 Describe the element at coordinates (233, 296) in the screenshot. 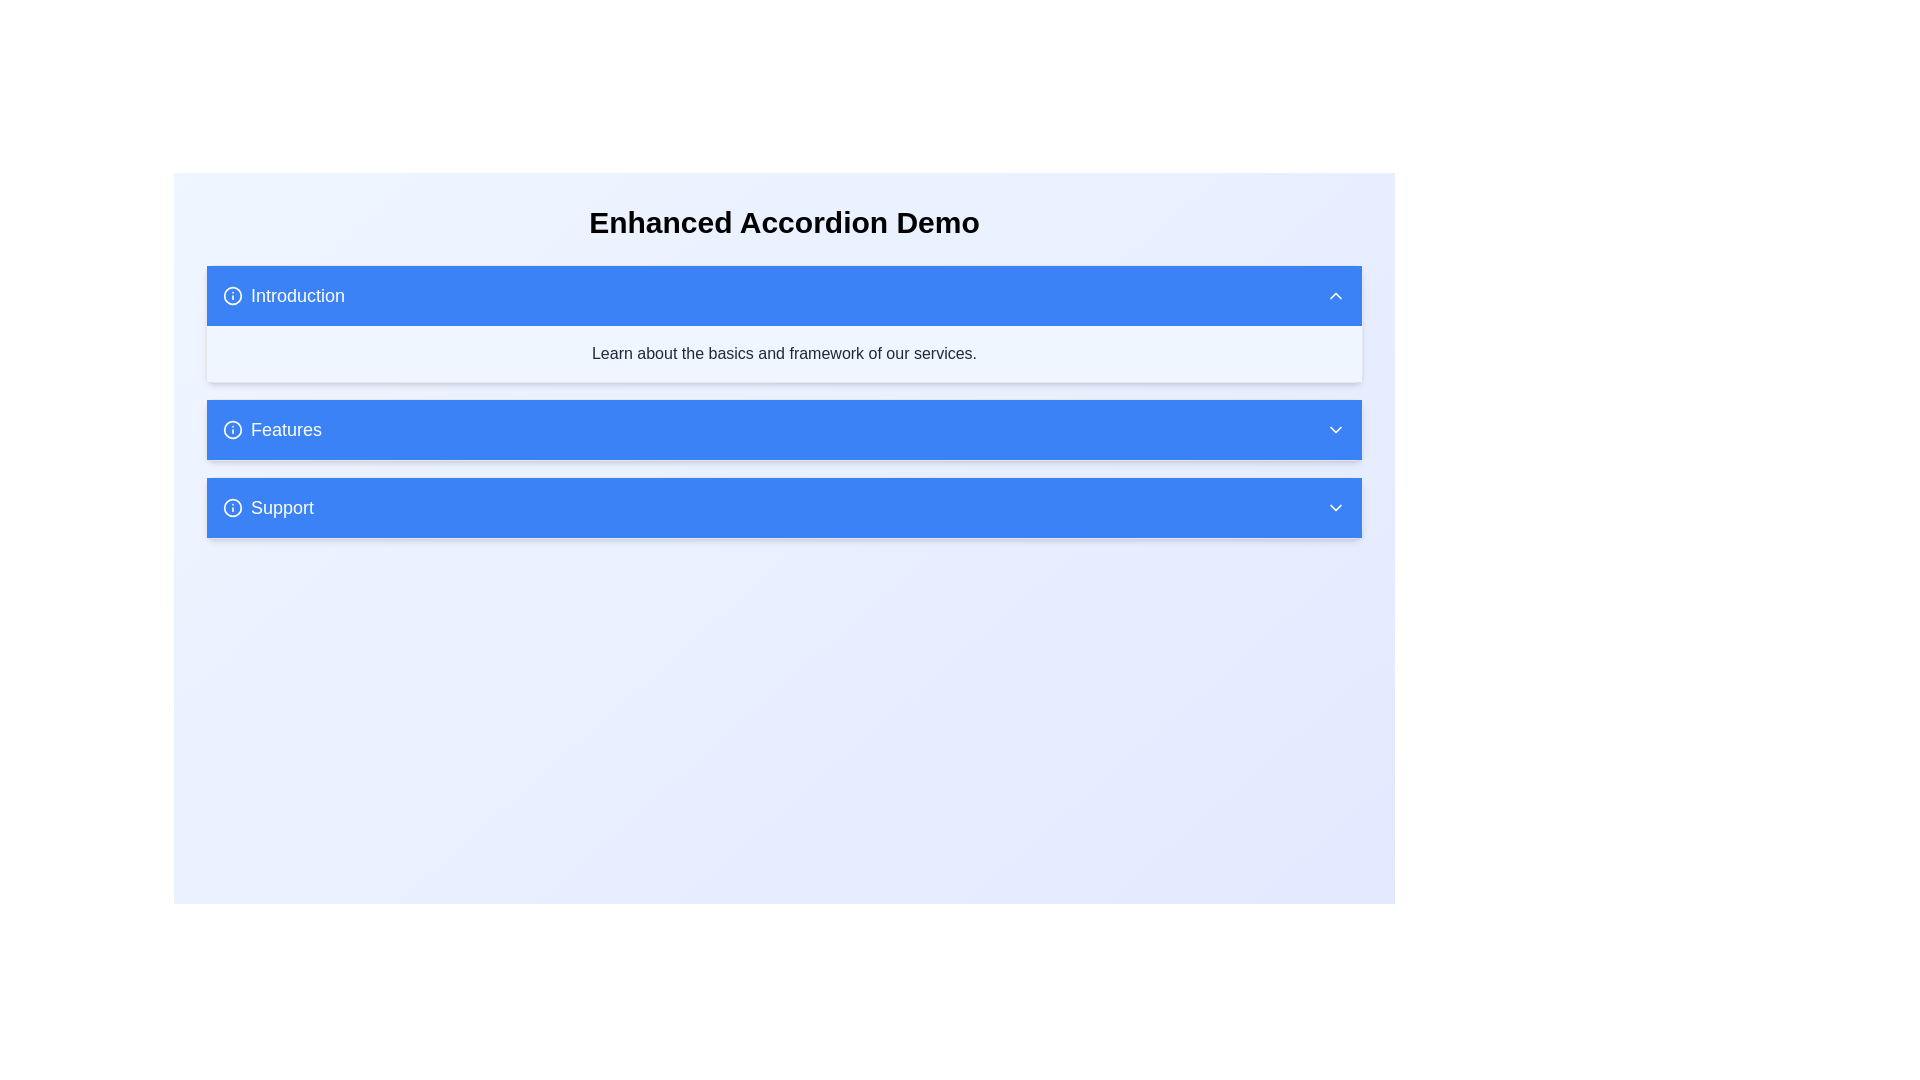

I see `the SVG Circle element within the information icon located to the left of the text 'Introduction'` at that location.